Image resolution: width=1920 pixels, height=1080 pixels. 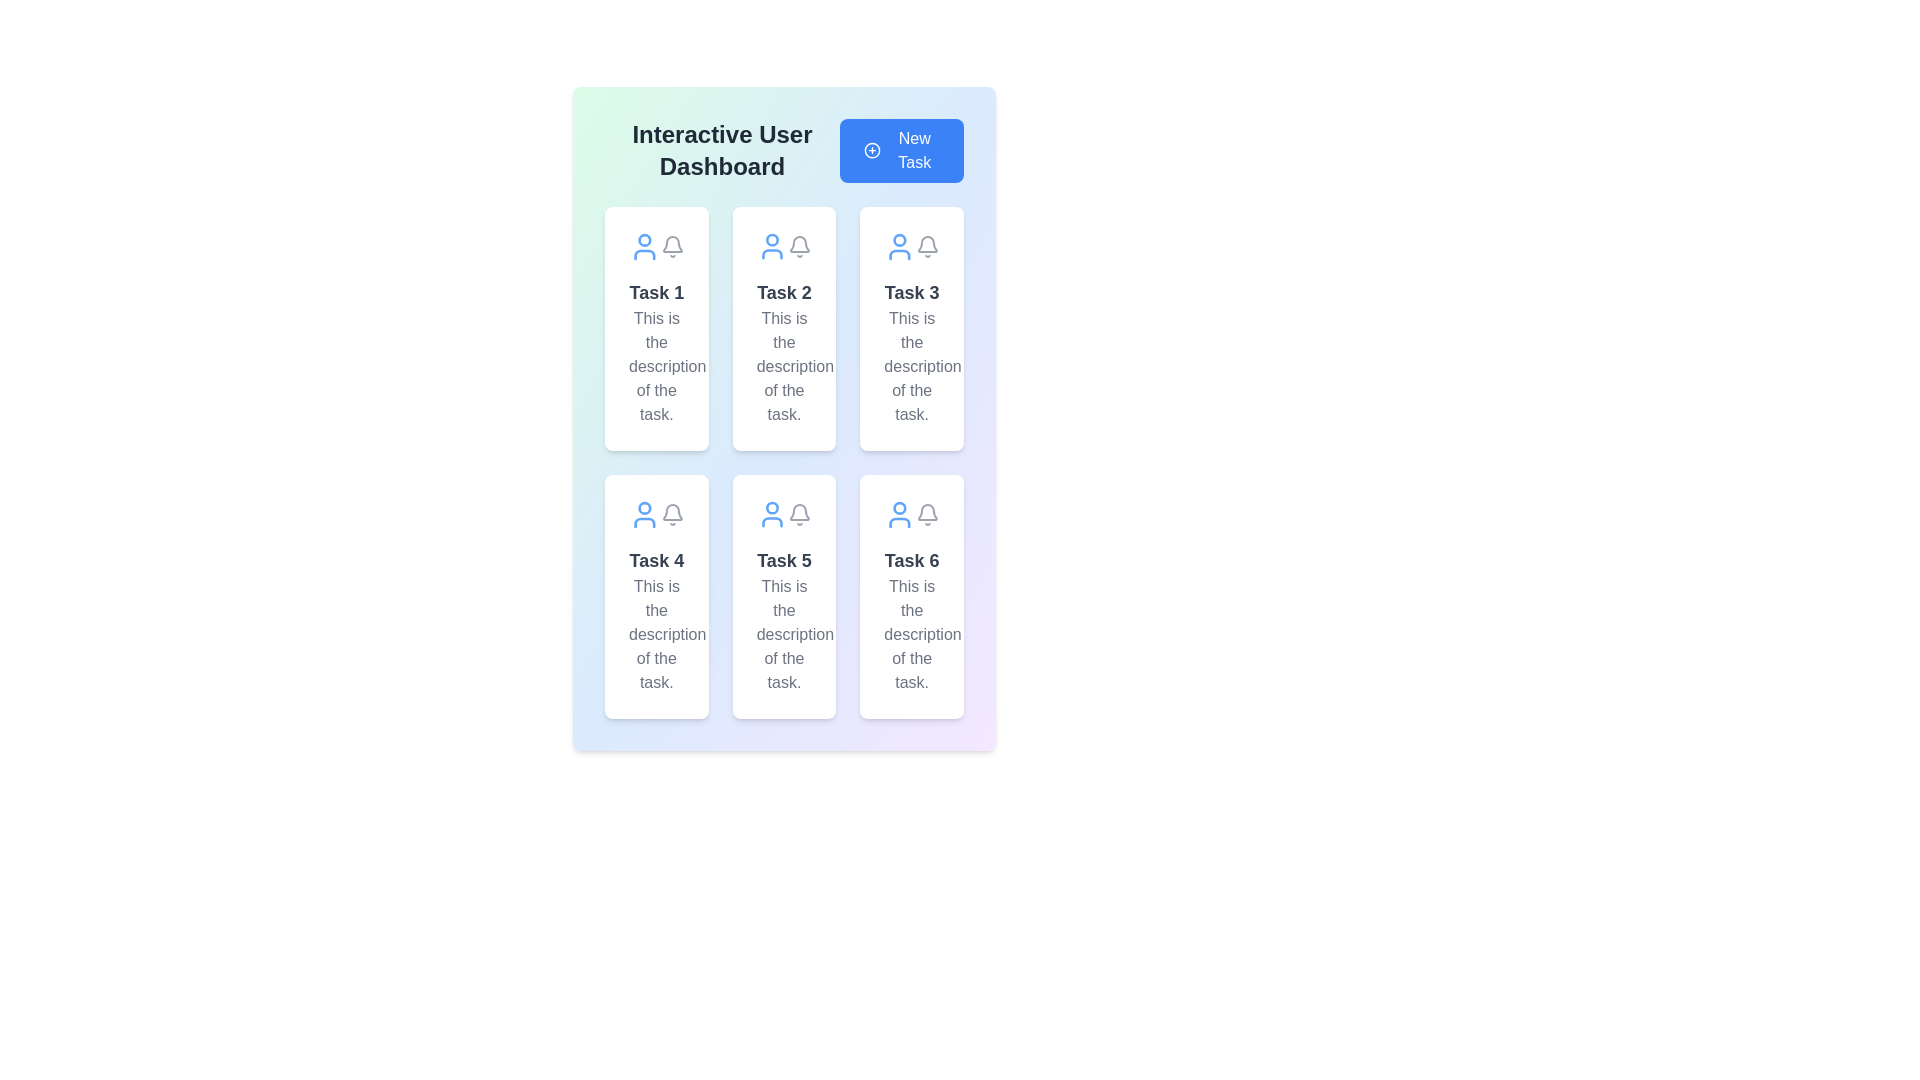 What do you see at coordinates (644, 239) in the screenshot?
I see `the circular icon element representing the user's head in the dashboard under 'Task 1'` at bounding box center [644, 239].